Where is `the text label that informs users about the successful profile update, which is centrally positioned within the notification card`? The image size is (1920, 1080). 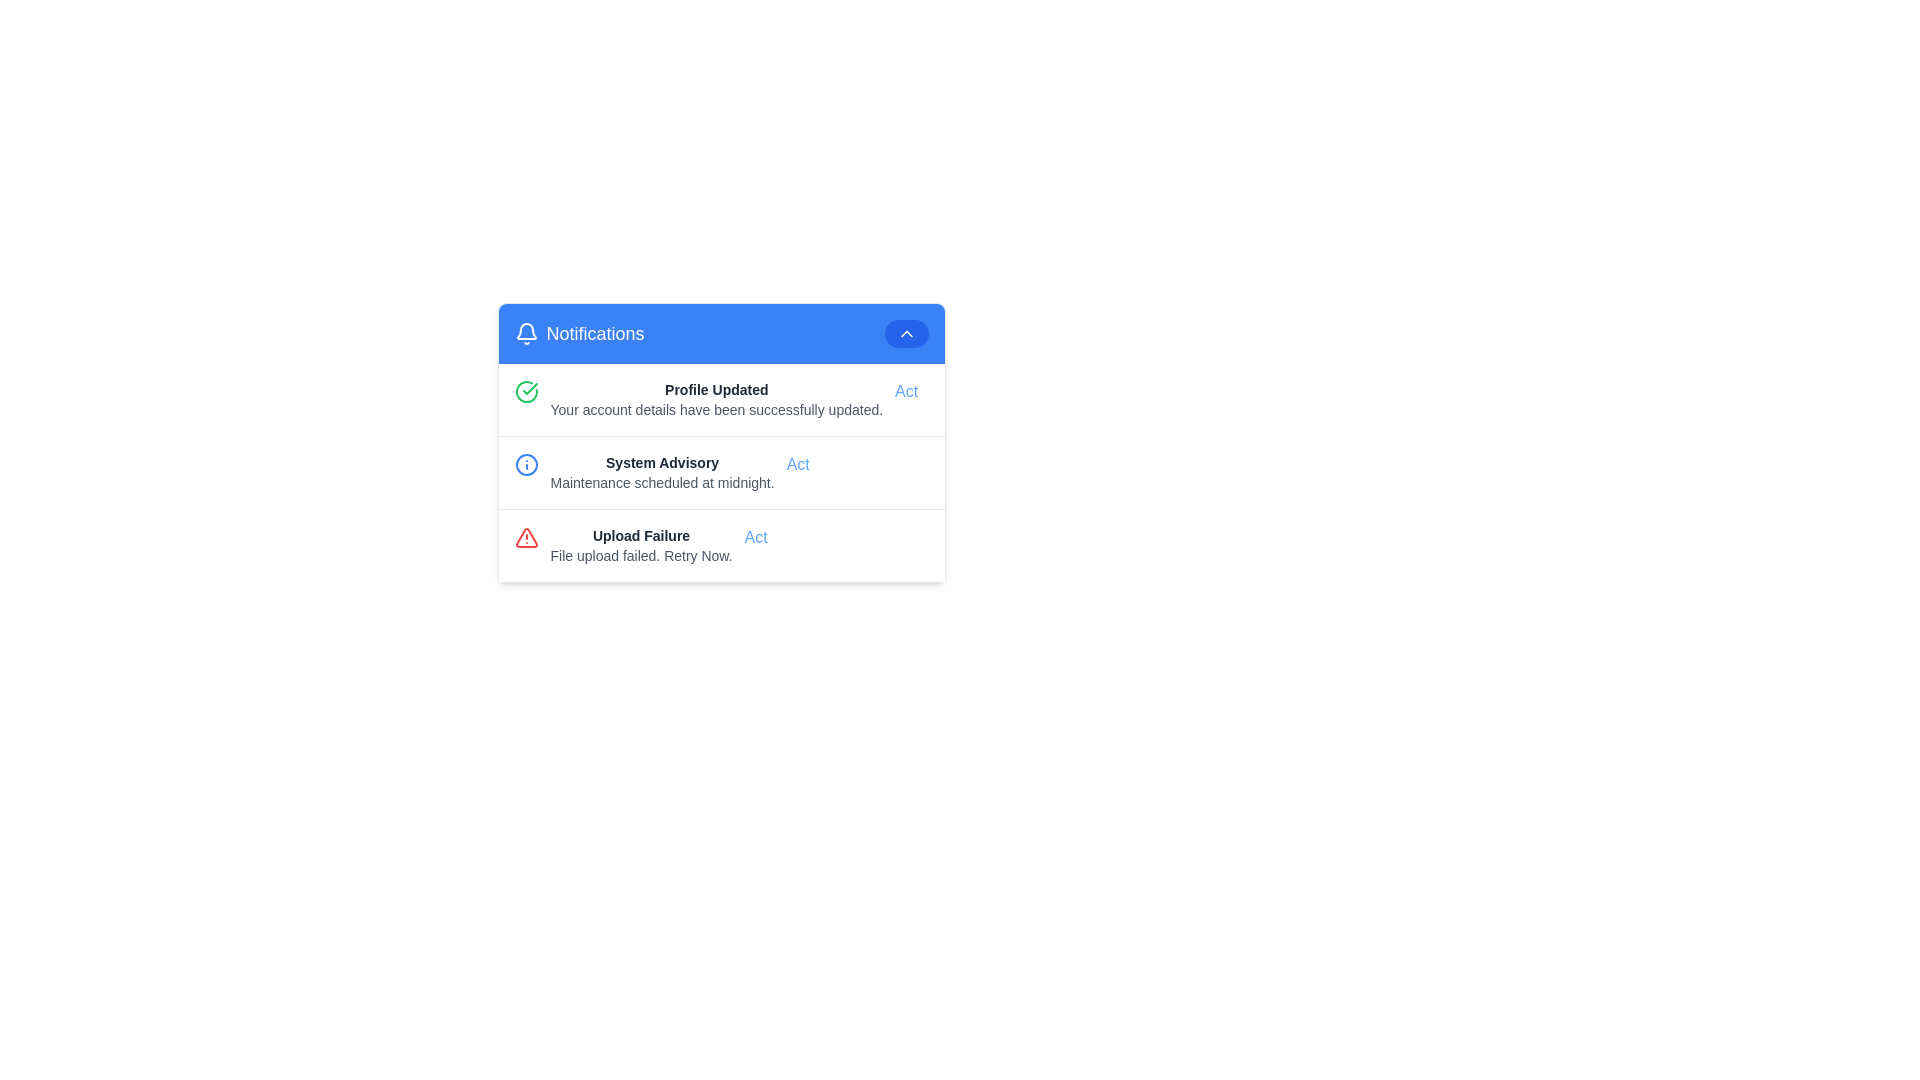 the text label that informs users about the successful profile update, which is centrally positioned within the notification card is located at coordinates (716, 389).